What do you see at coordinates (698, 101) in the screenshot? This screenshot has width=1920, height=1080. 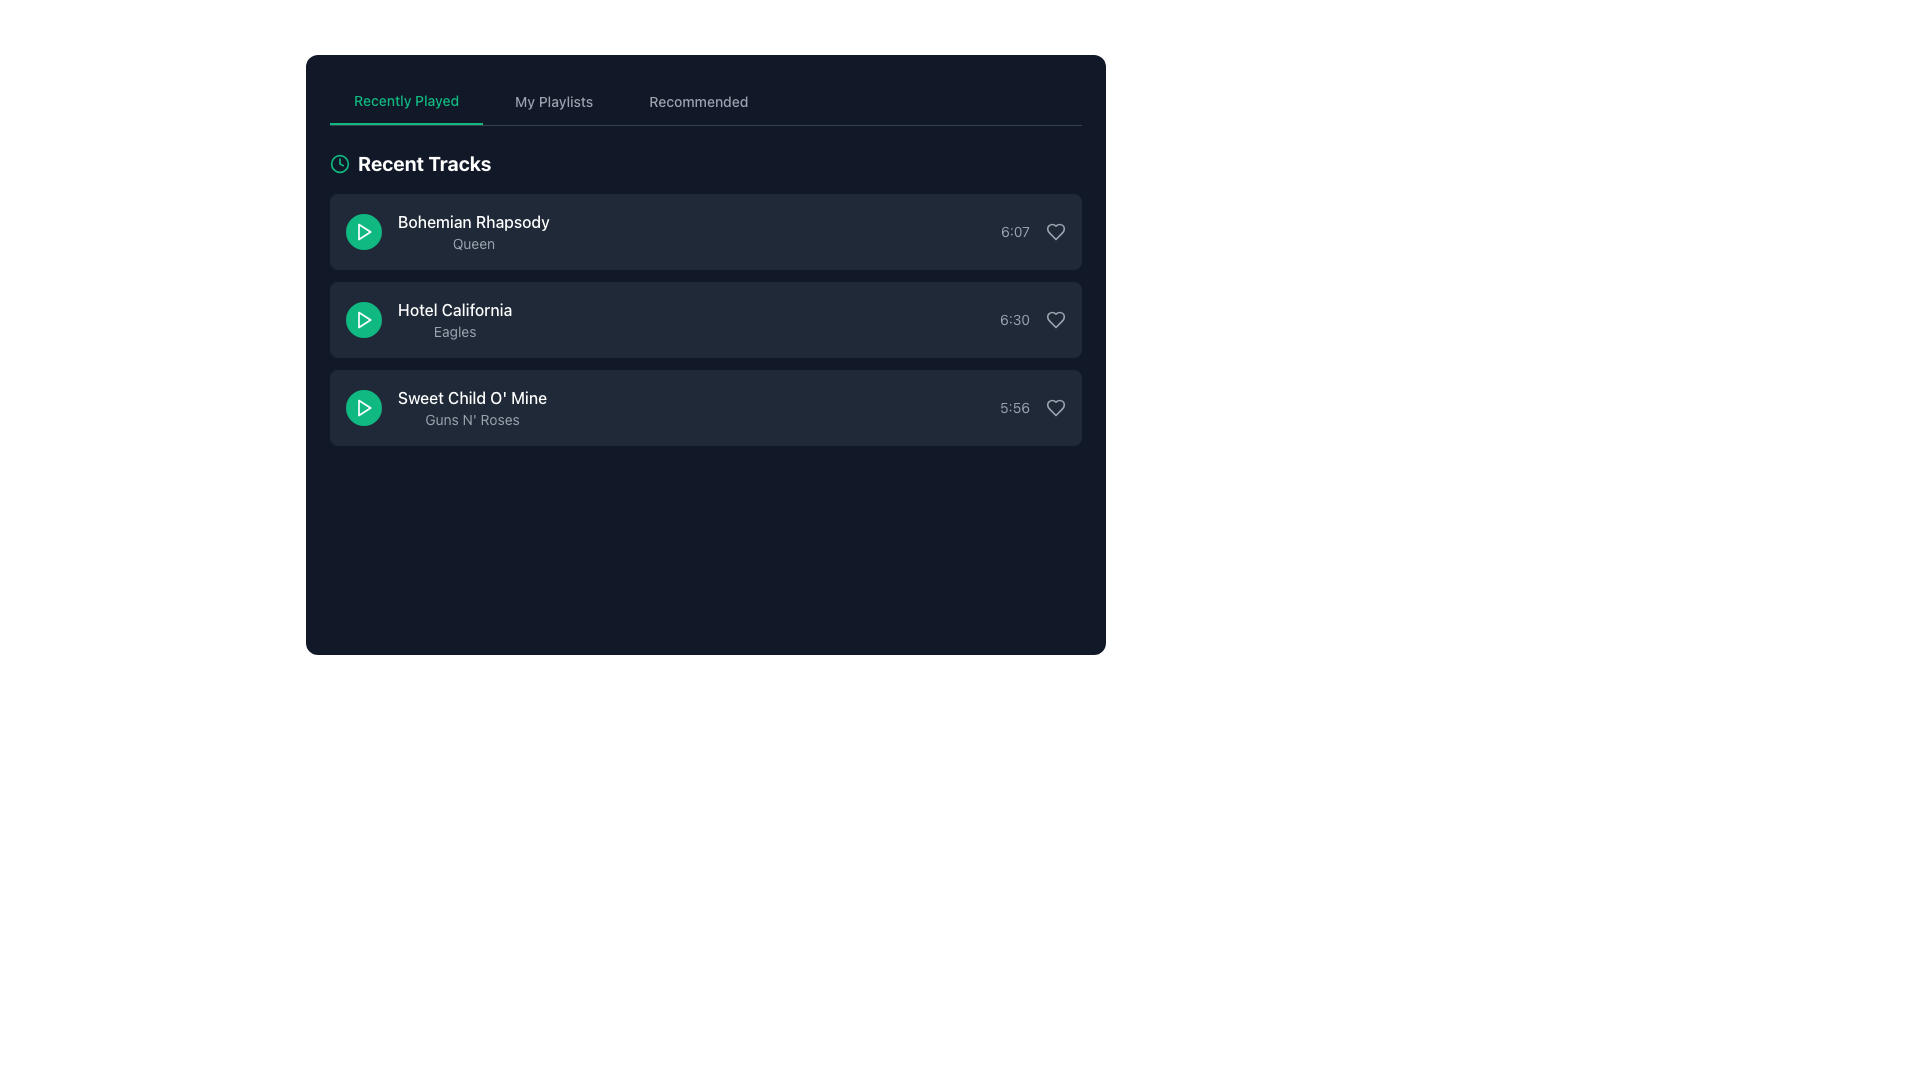 I see `the third button in the navigational bar` at bounding box center [698, 101].